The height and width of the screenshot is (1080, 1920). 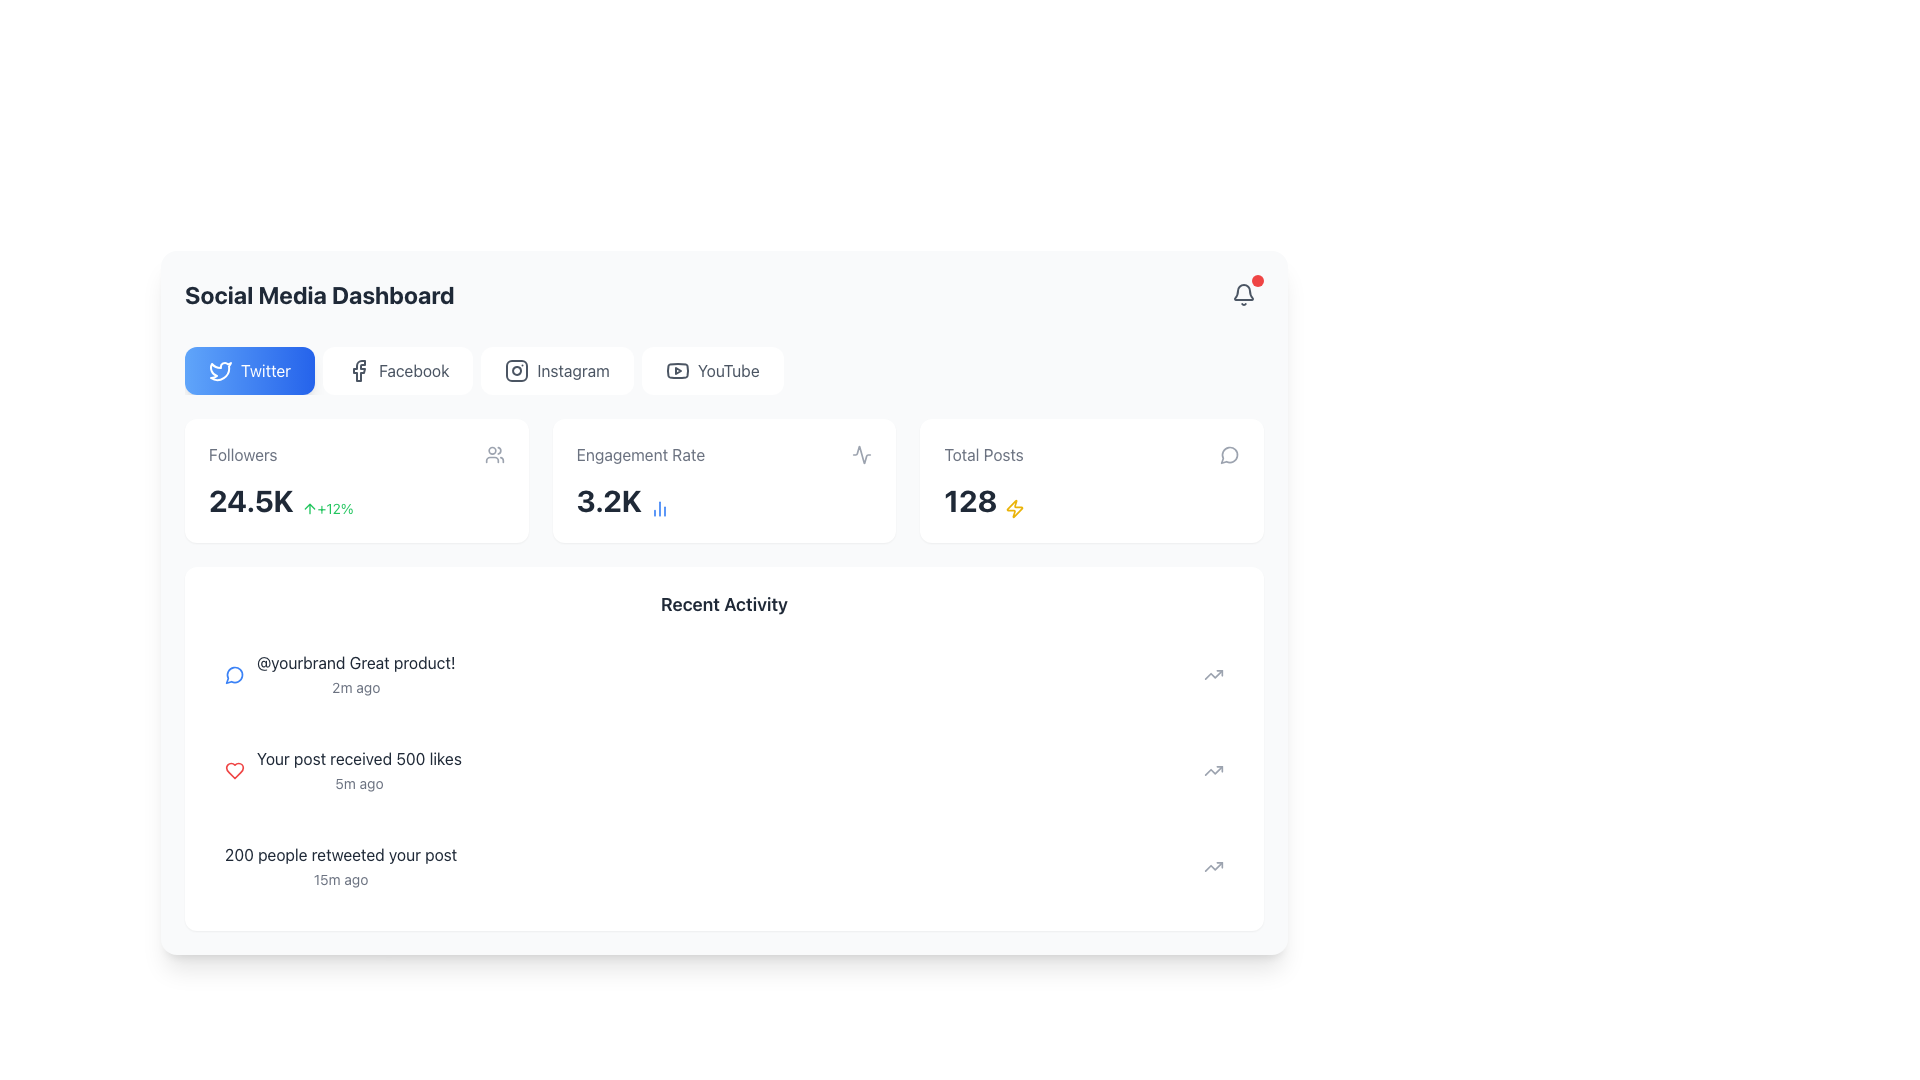 I want to click on the header text or title for the 'Recent Activity' section, which is centrally positioned at the top of the section and provides an overview of the content, so click(x=723, y=604).